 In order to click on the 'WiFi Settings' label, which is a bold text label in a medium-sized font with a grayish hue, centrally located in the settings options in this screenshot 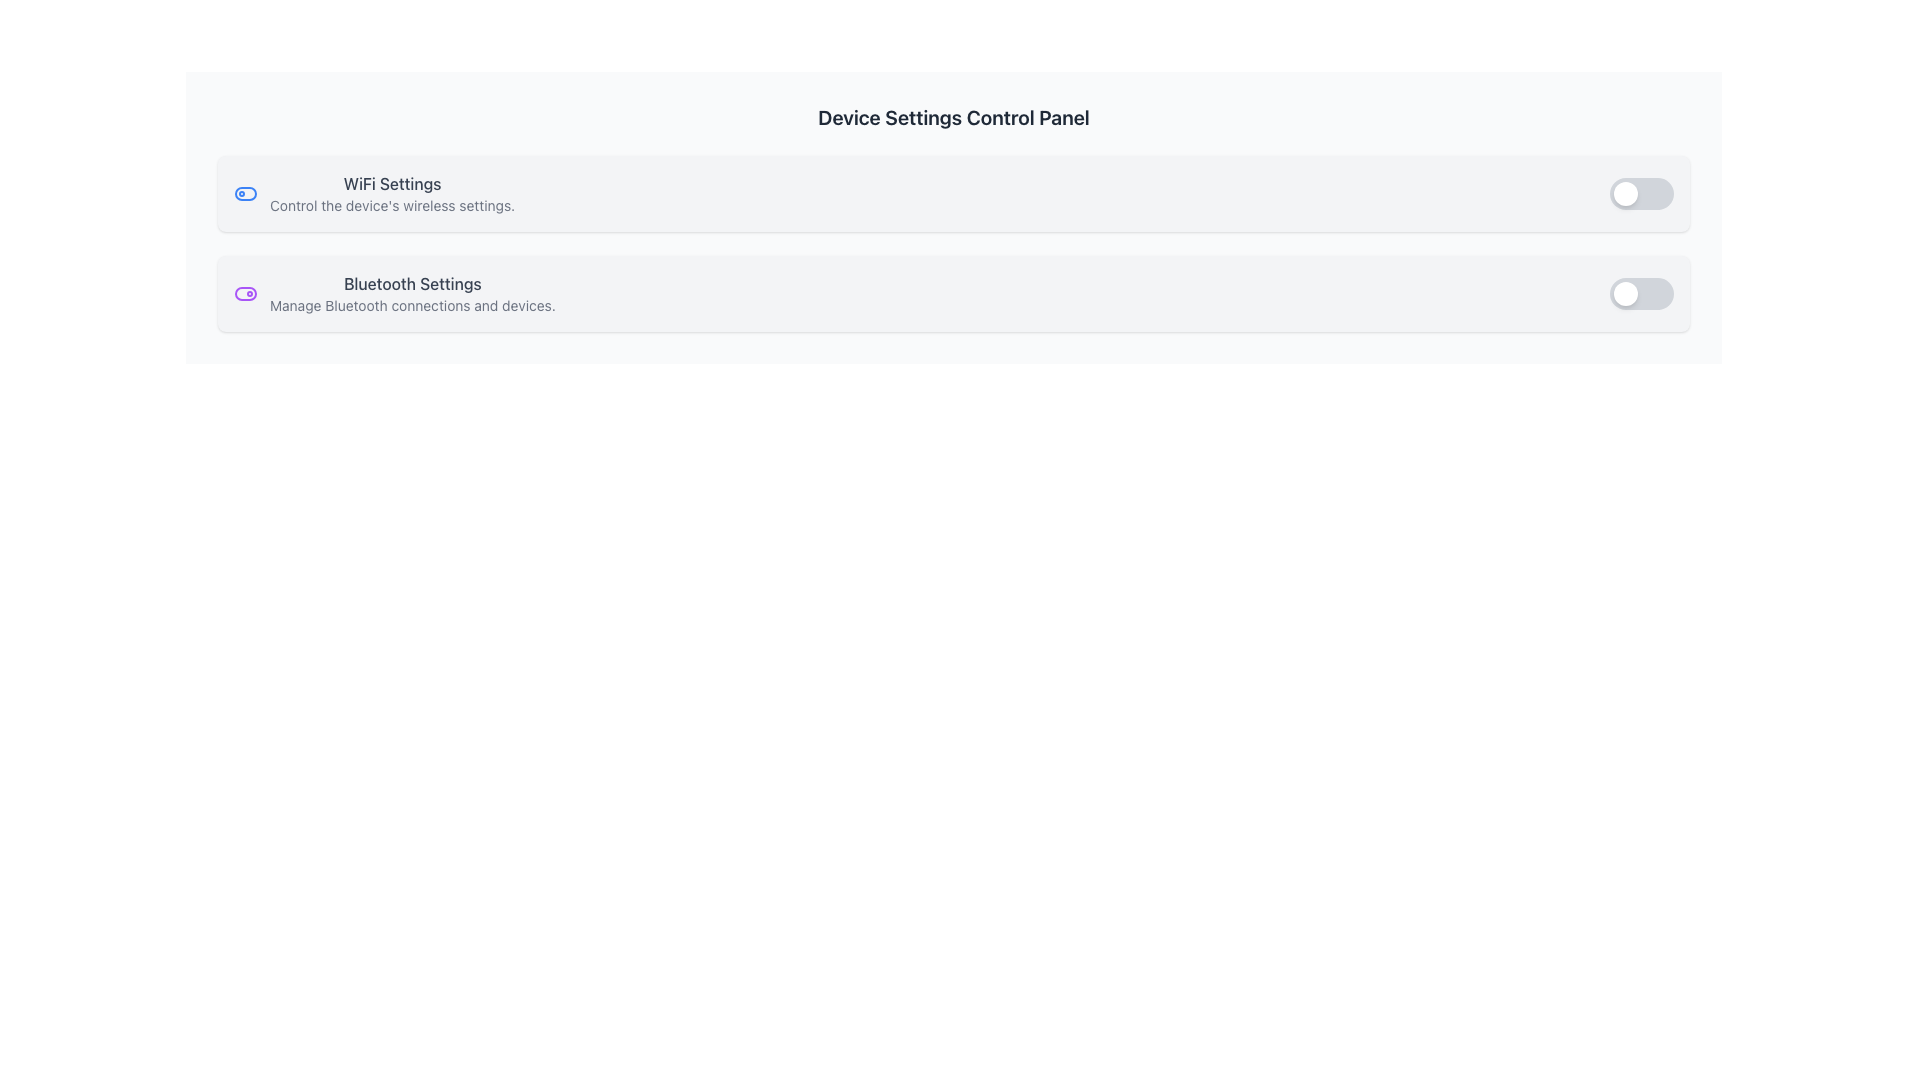, I will do `click(392, 184)`.